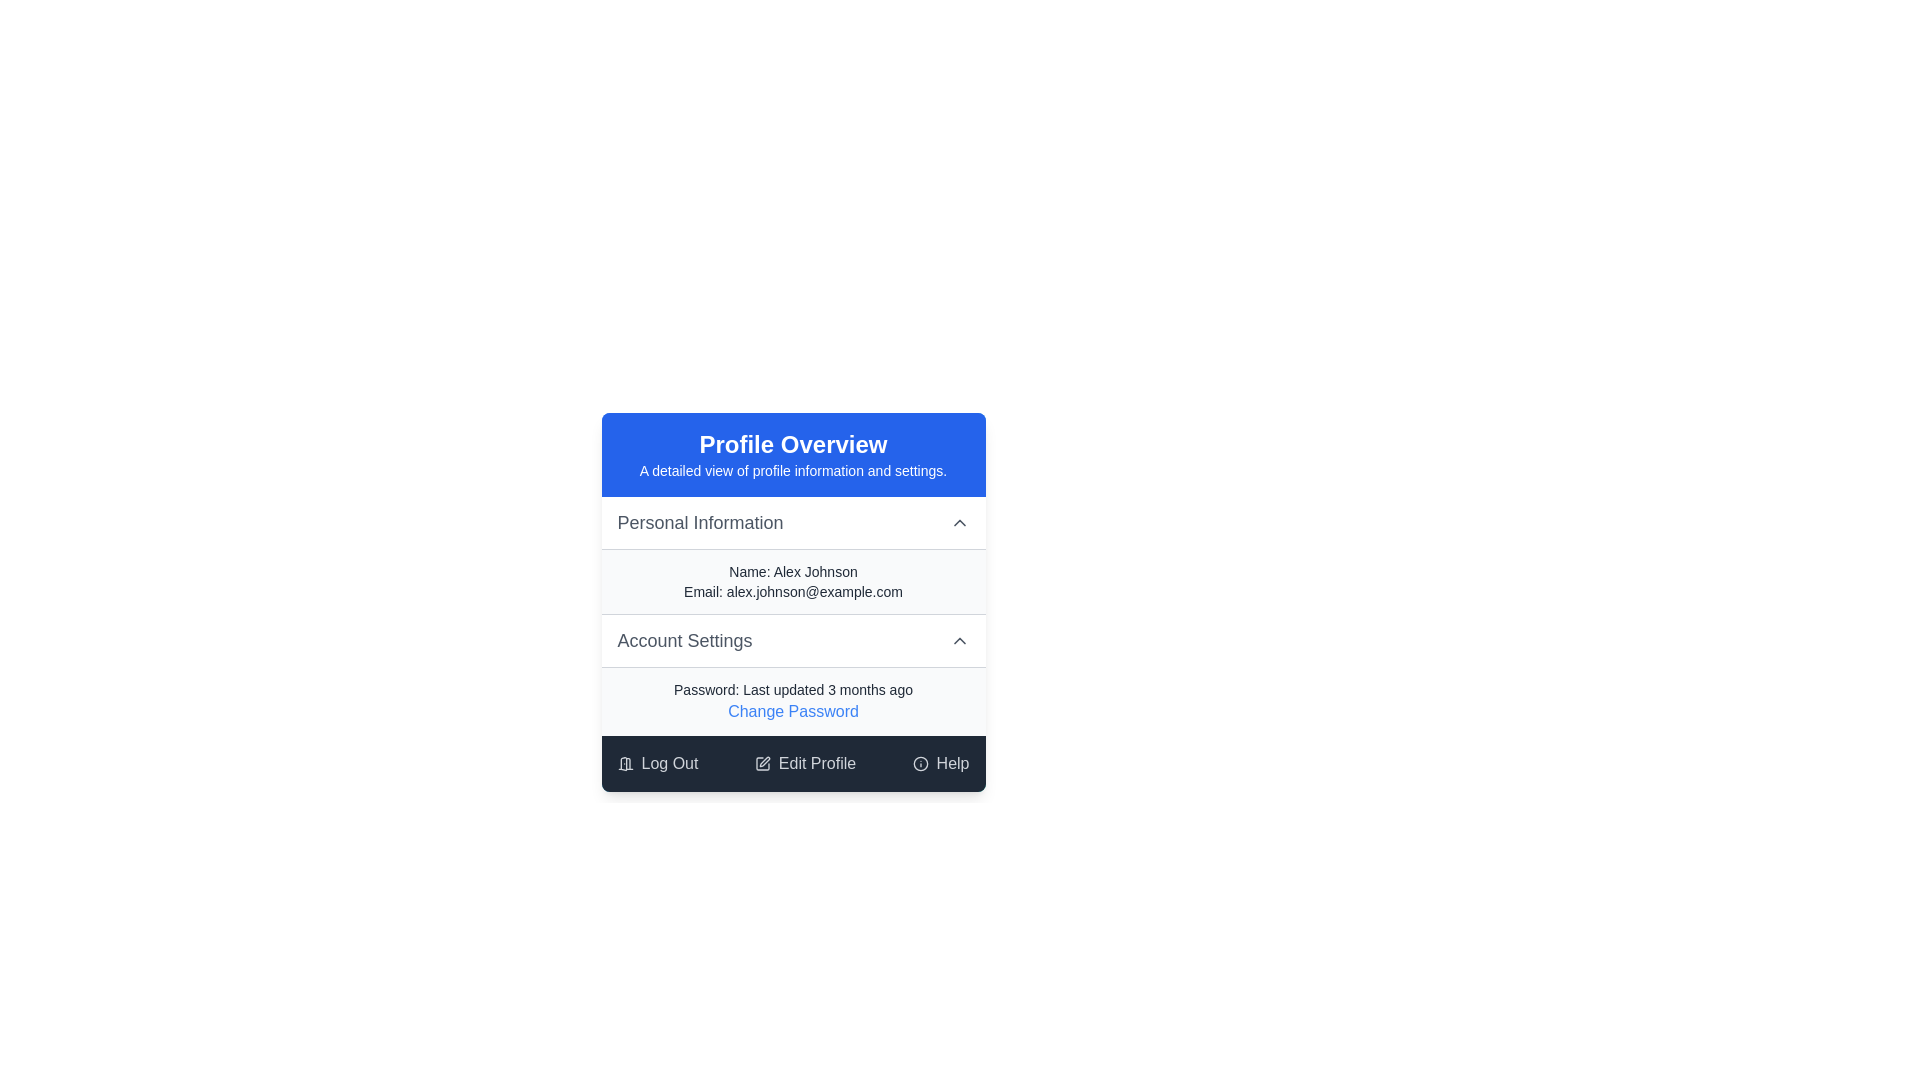 This screenshot has width=1920, height=1080. What do you see at coordinates (792, 455) in the screenshot?
I see `the header element that summarizes the profile information, located at the top of the profile information card` at bounding box center [792, 455].